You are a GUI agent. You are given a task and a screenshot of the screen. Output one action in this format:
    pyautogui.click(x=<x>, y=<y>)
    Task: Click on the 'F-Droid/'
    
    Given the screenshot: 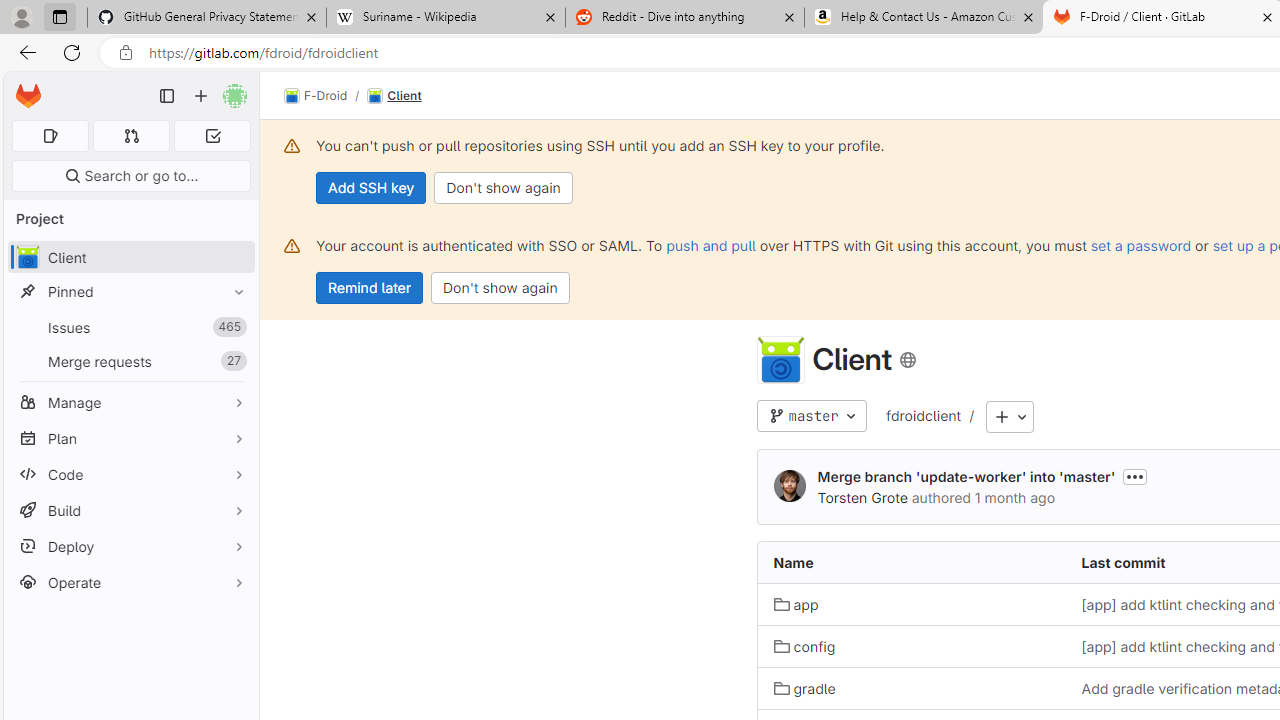 What is the action you would take?
    pyautogui.click(x=326, y=96)
    